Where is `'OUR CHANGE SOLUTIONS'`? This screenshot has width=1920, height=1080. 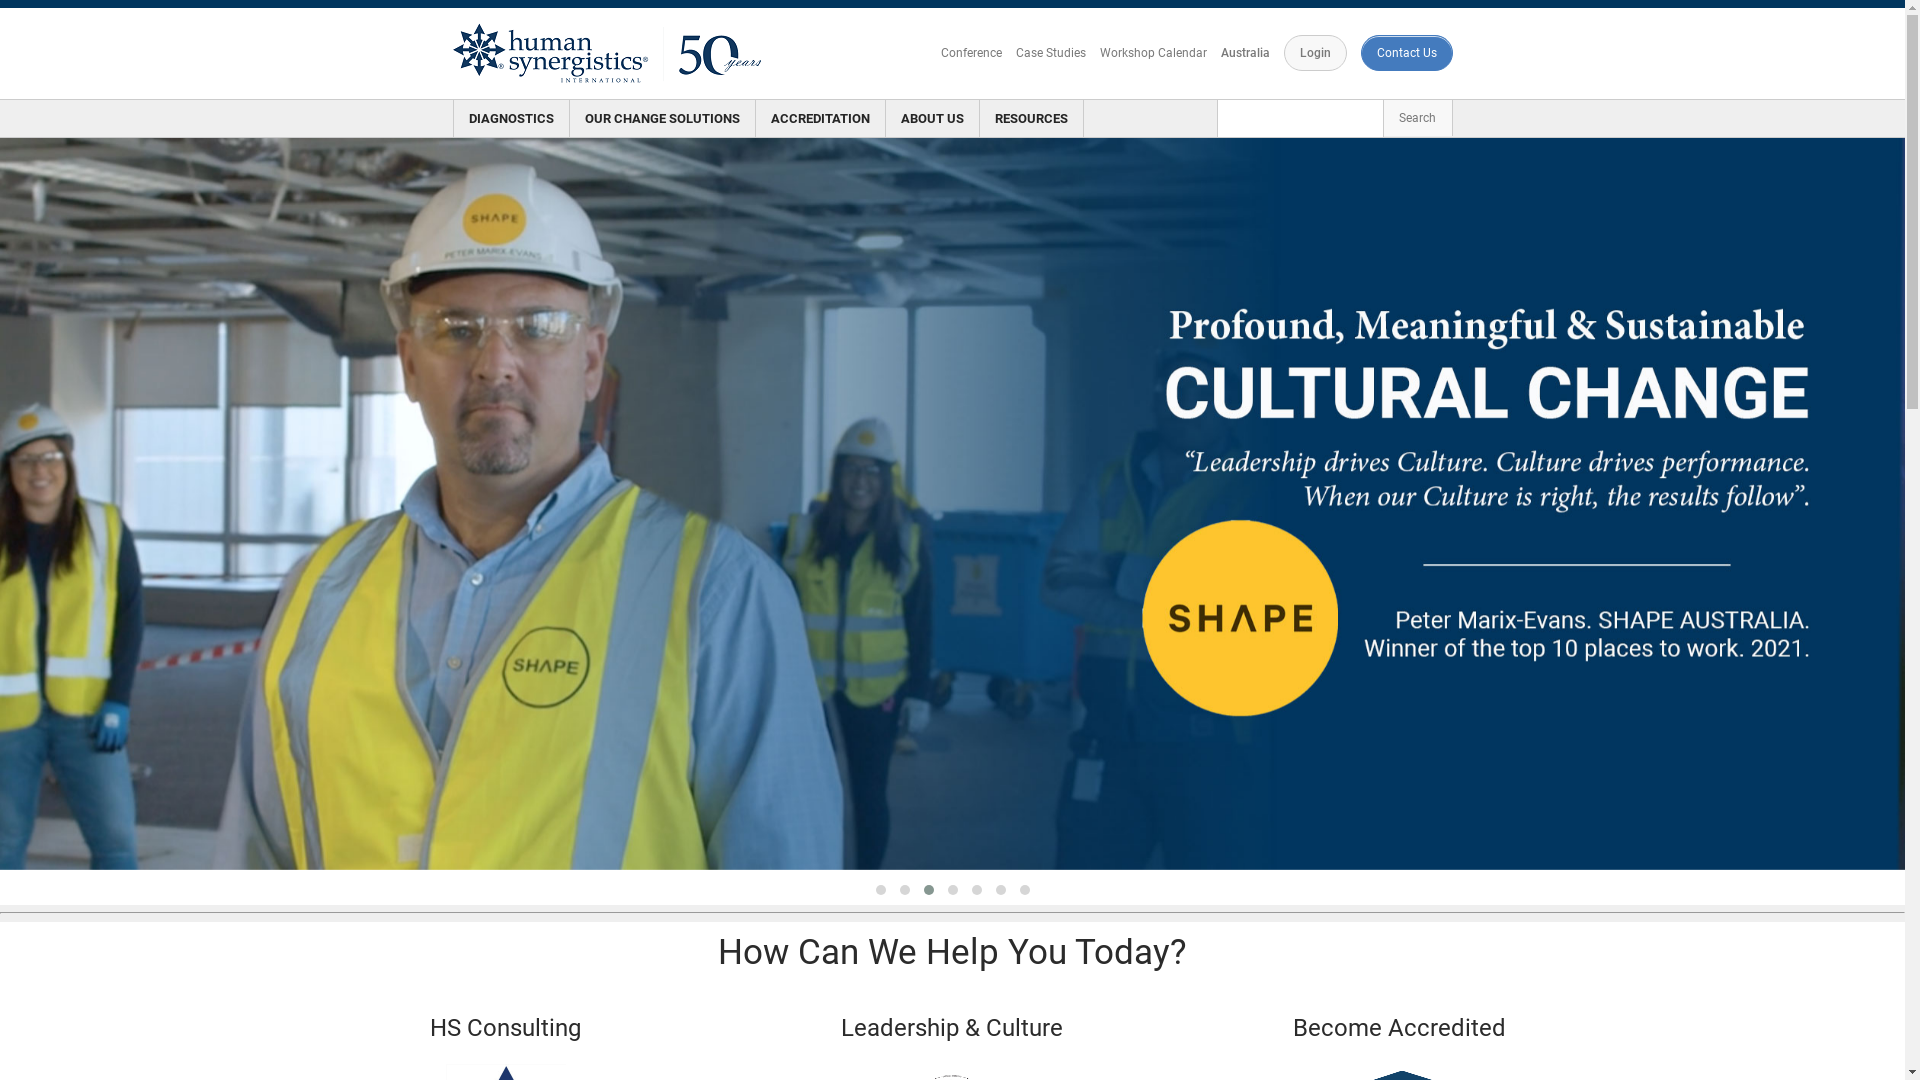 'OUR CHANGE SOLUTIONS' is located at coordinates (569, 118).